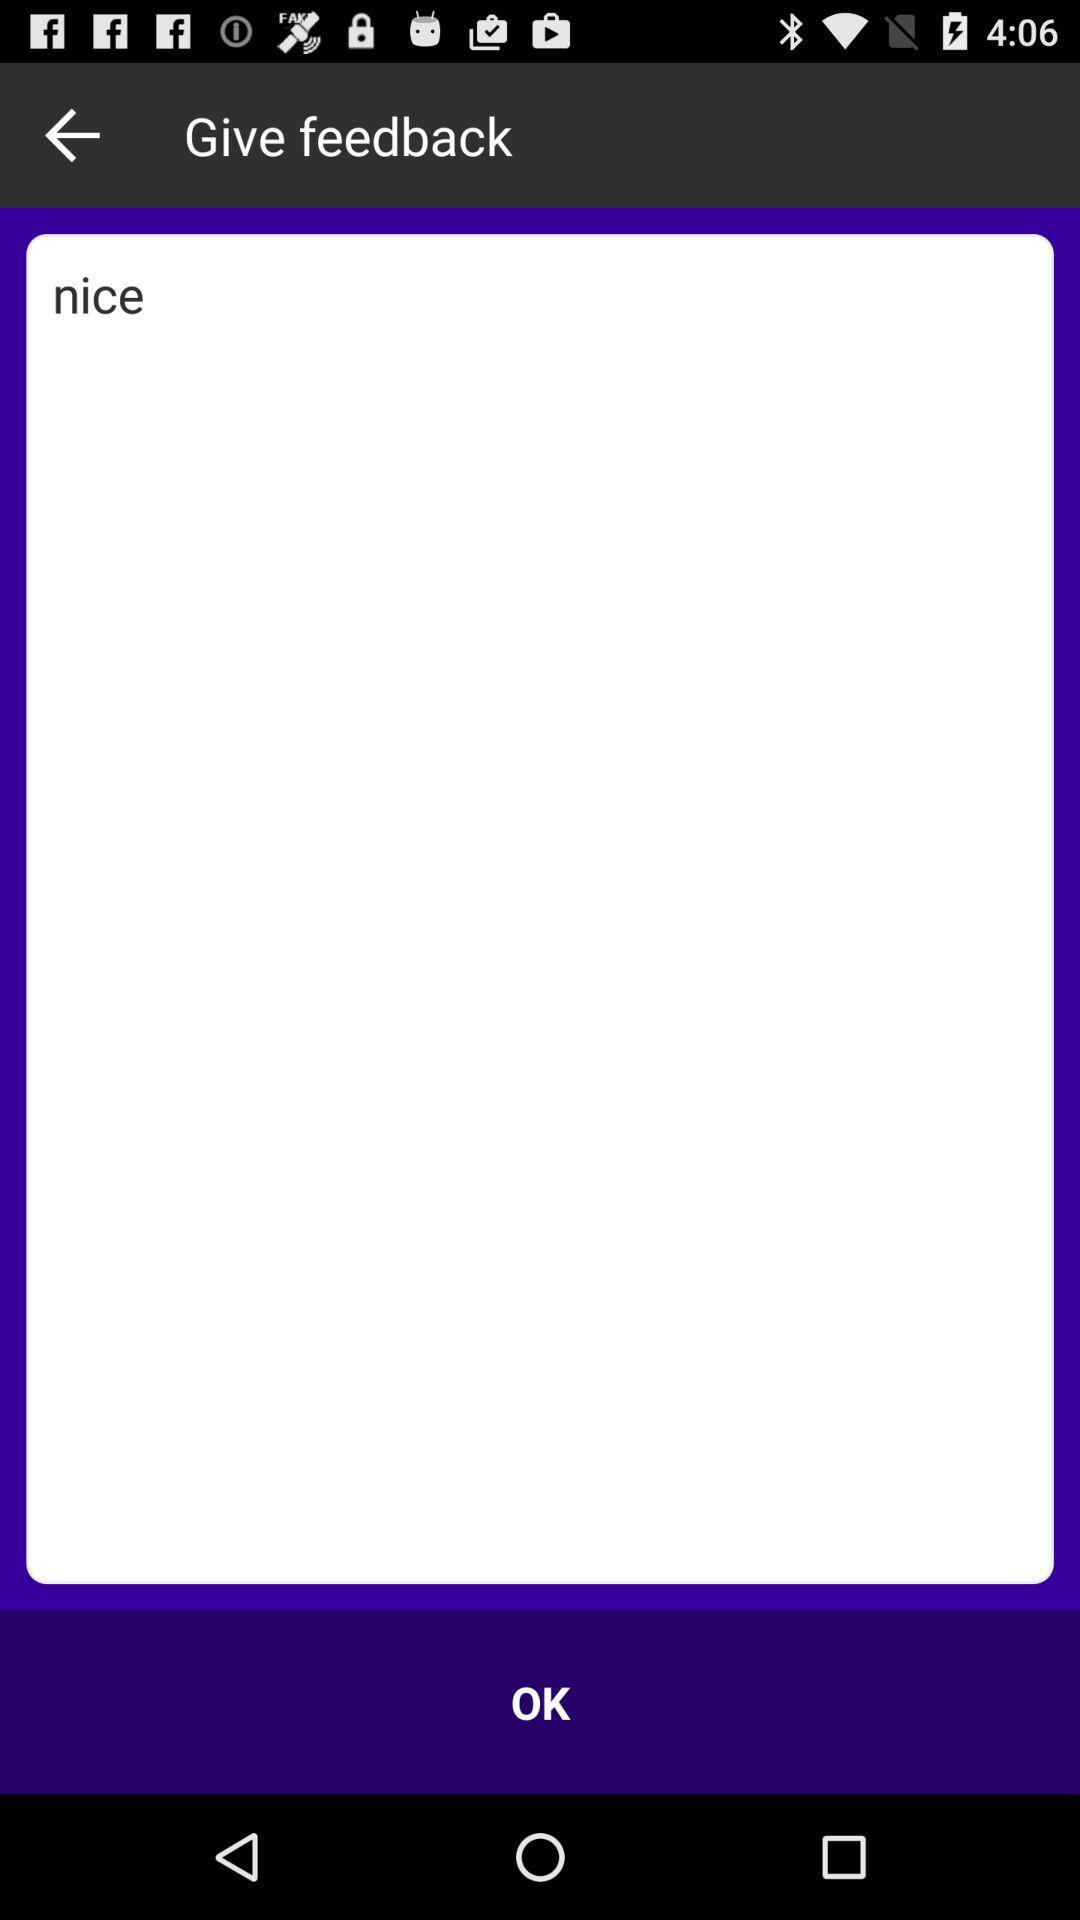 The width and height of the screenshot is (1080, 1920). I want to click on the arrow_backward icon, so click(77, 143).